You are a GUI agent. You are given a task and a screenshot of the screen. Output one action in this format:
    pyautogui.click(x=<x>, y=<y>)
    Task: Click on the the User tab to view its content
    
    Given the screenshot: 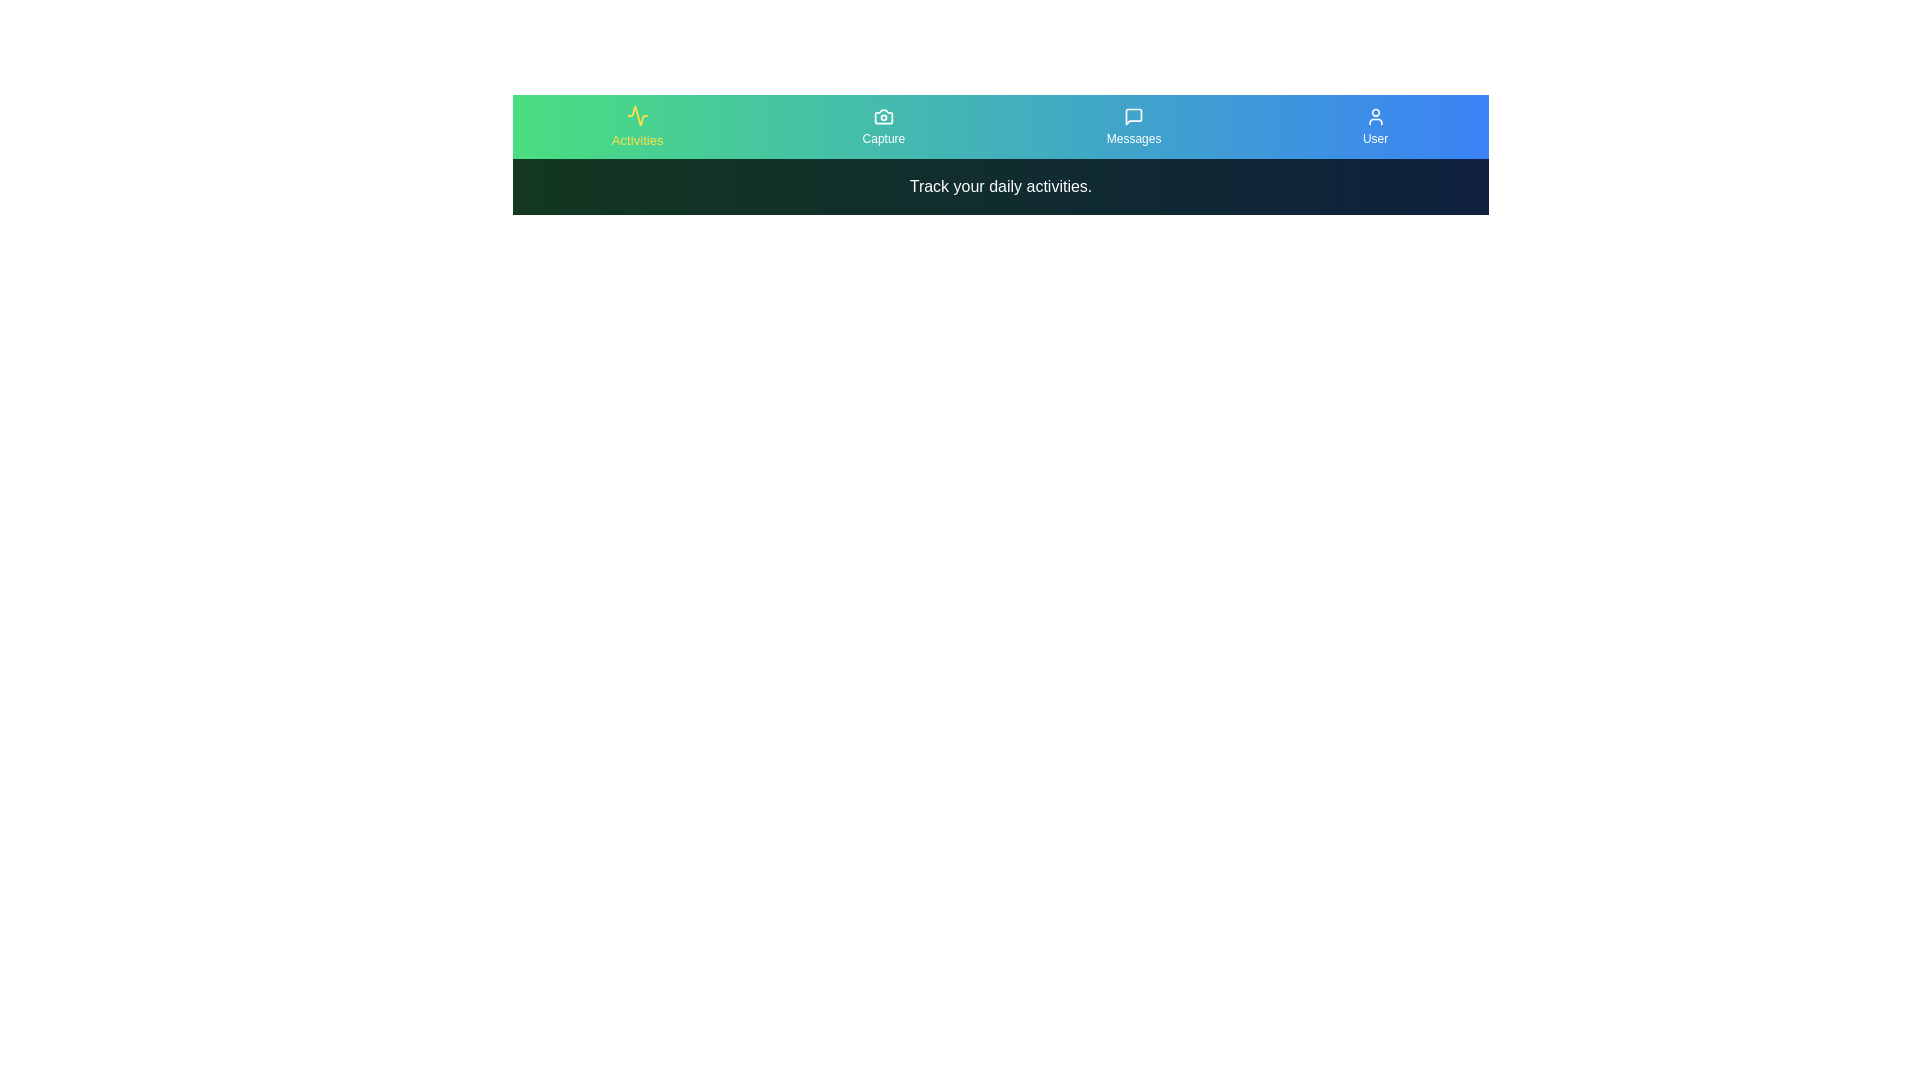 What is the action you would take?
    pyautogui.click(x=1373, y=127)
    